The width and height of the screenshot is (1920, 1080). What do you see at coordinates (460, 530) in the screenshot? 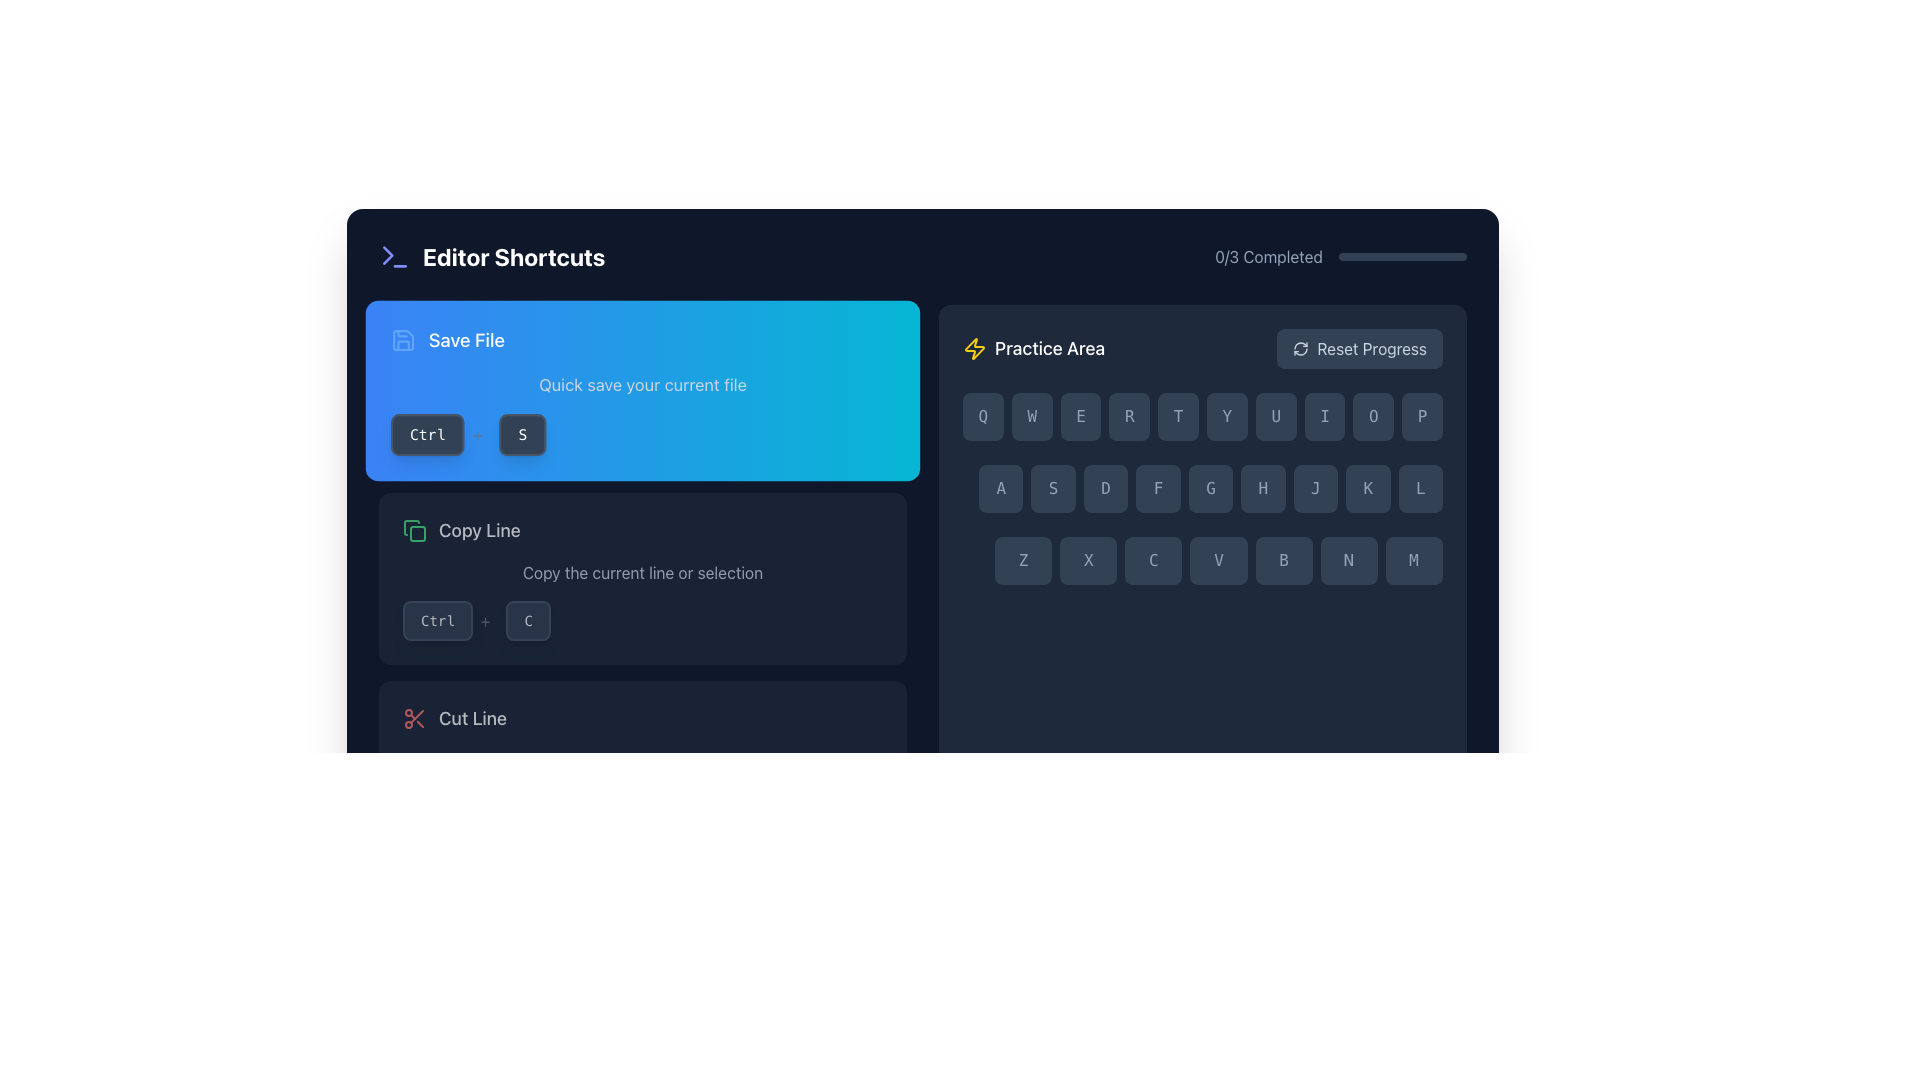
I see `the informational label paired with an icon located in the left panel of the interface, under the 'Save File' row and above the 'Cut Line' row` at bounding box center [460, 530].